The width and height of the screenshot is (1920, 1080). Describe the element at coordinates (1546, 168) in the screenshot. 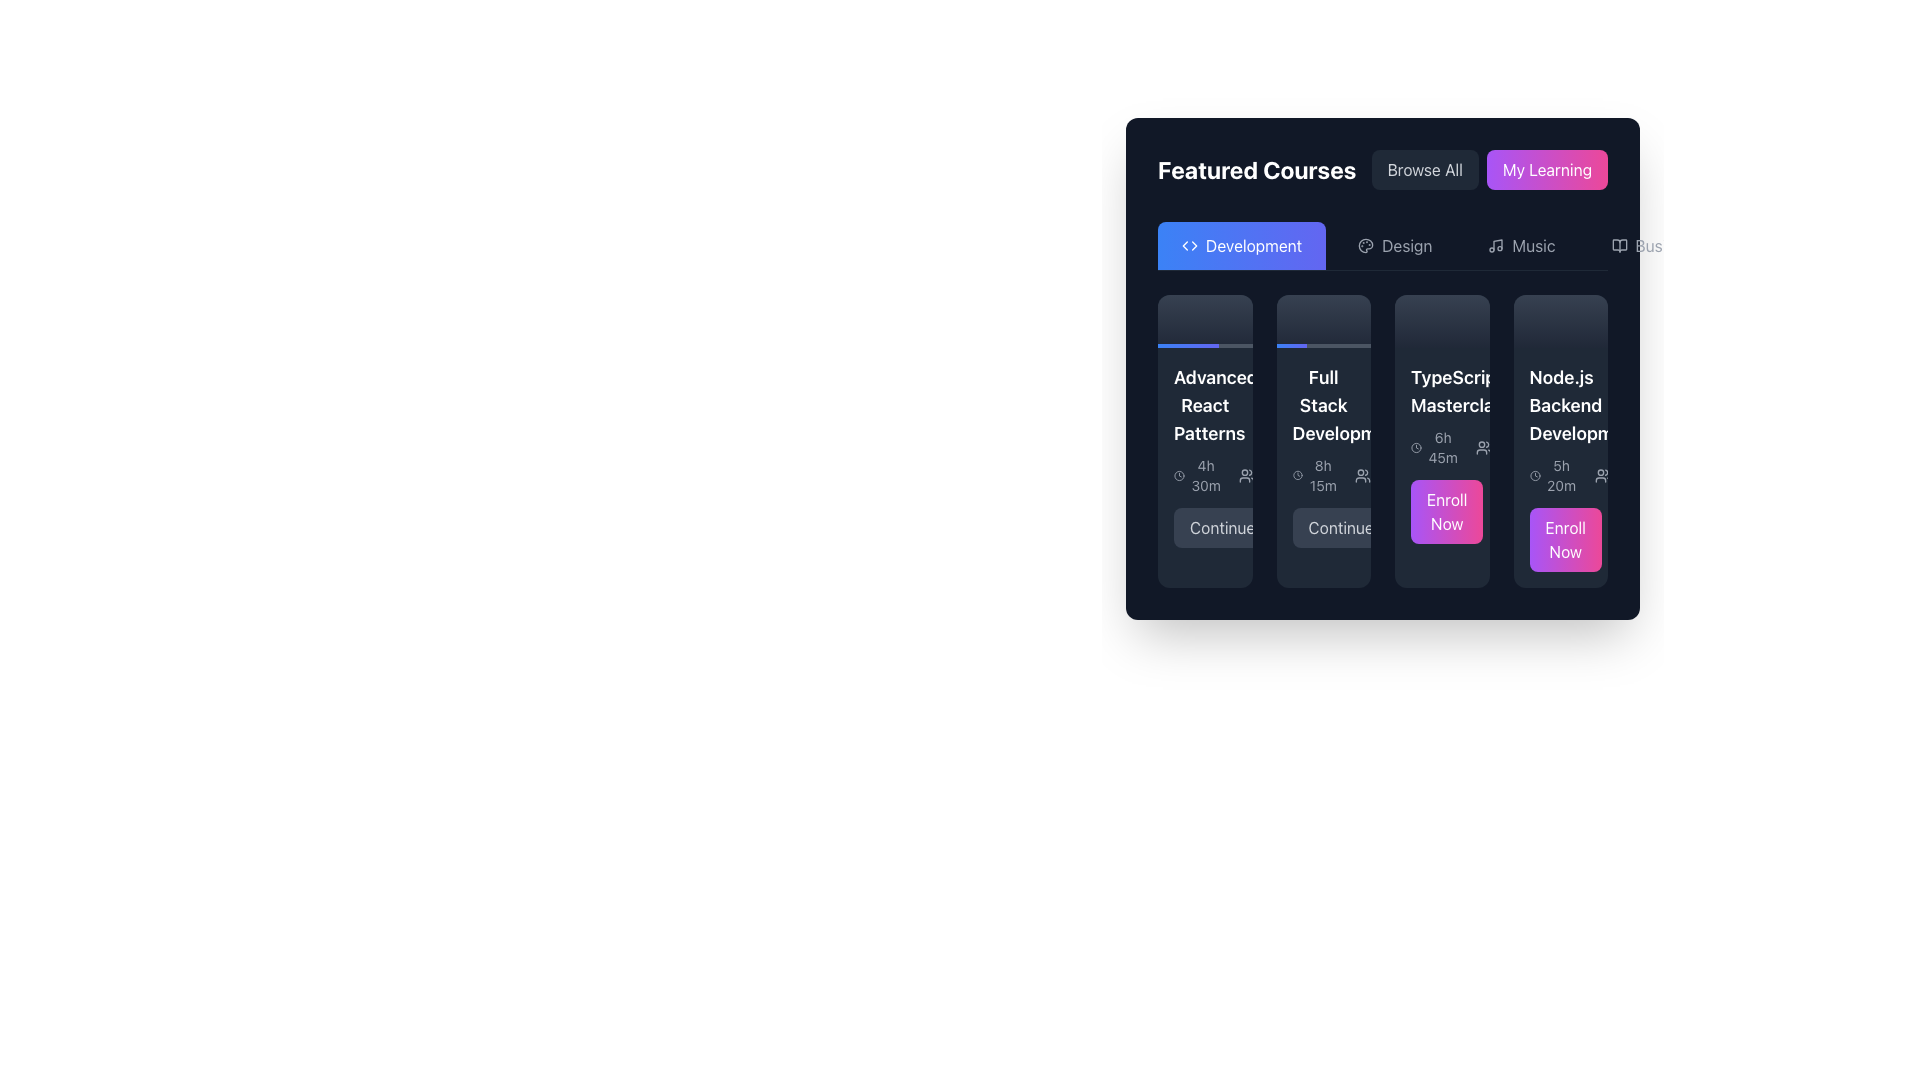

I see `the 'My Learning' button, which is the second button in the horizontal grouping of 'Browse All' and 'My Learning' buttons located at the top-right of the 'Featured Courses' section, to observe the hover effect` at that location.